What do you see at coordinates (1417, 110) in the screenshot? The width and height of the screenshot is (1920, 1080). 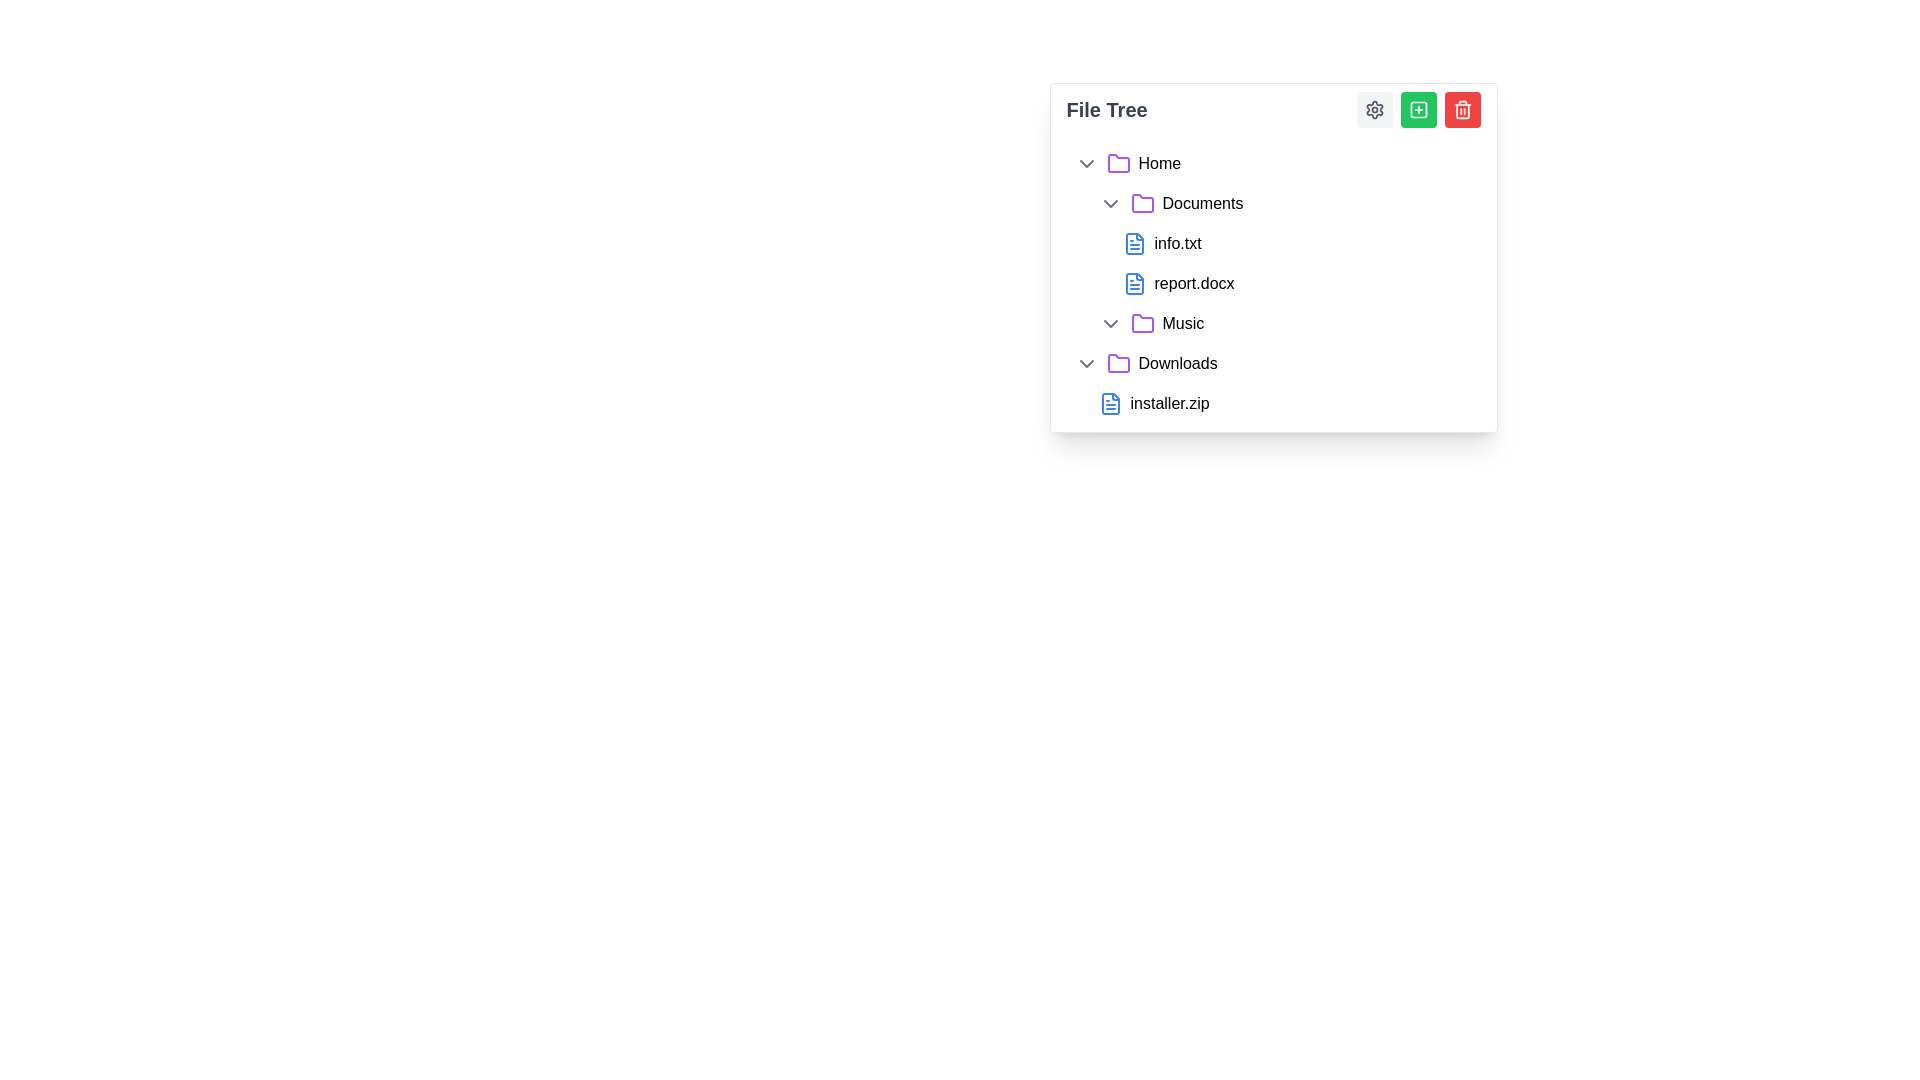 I see `the green button containing the small square graphical element with rounded corners, located in the toolbar above the file tree panel` at bounding box center [1417, 110].